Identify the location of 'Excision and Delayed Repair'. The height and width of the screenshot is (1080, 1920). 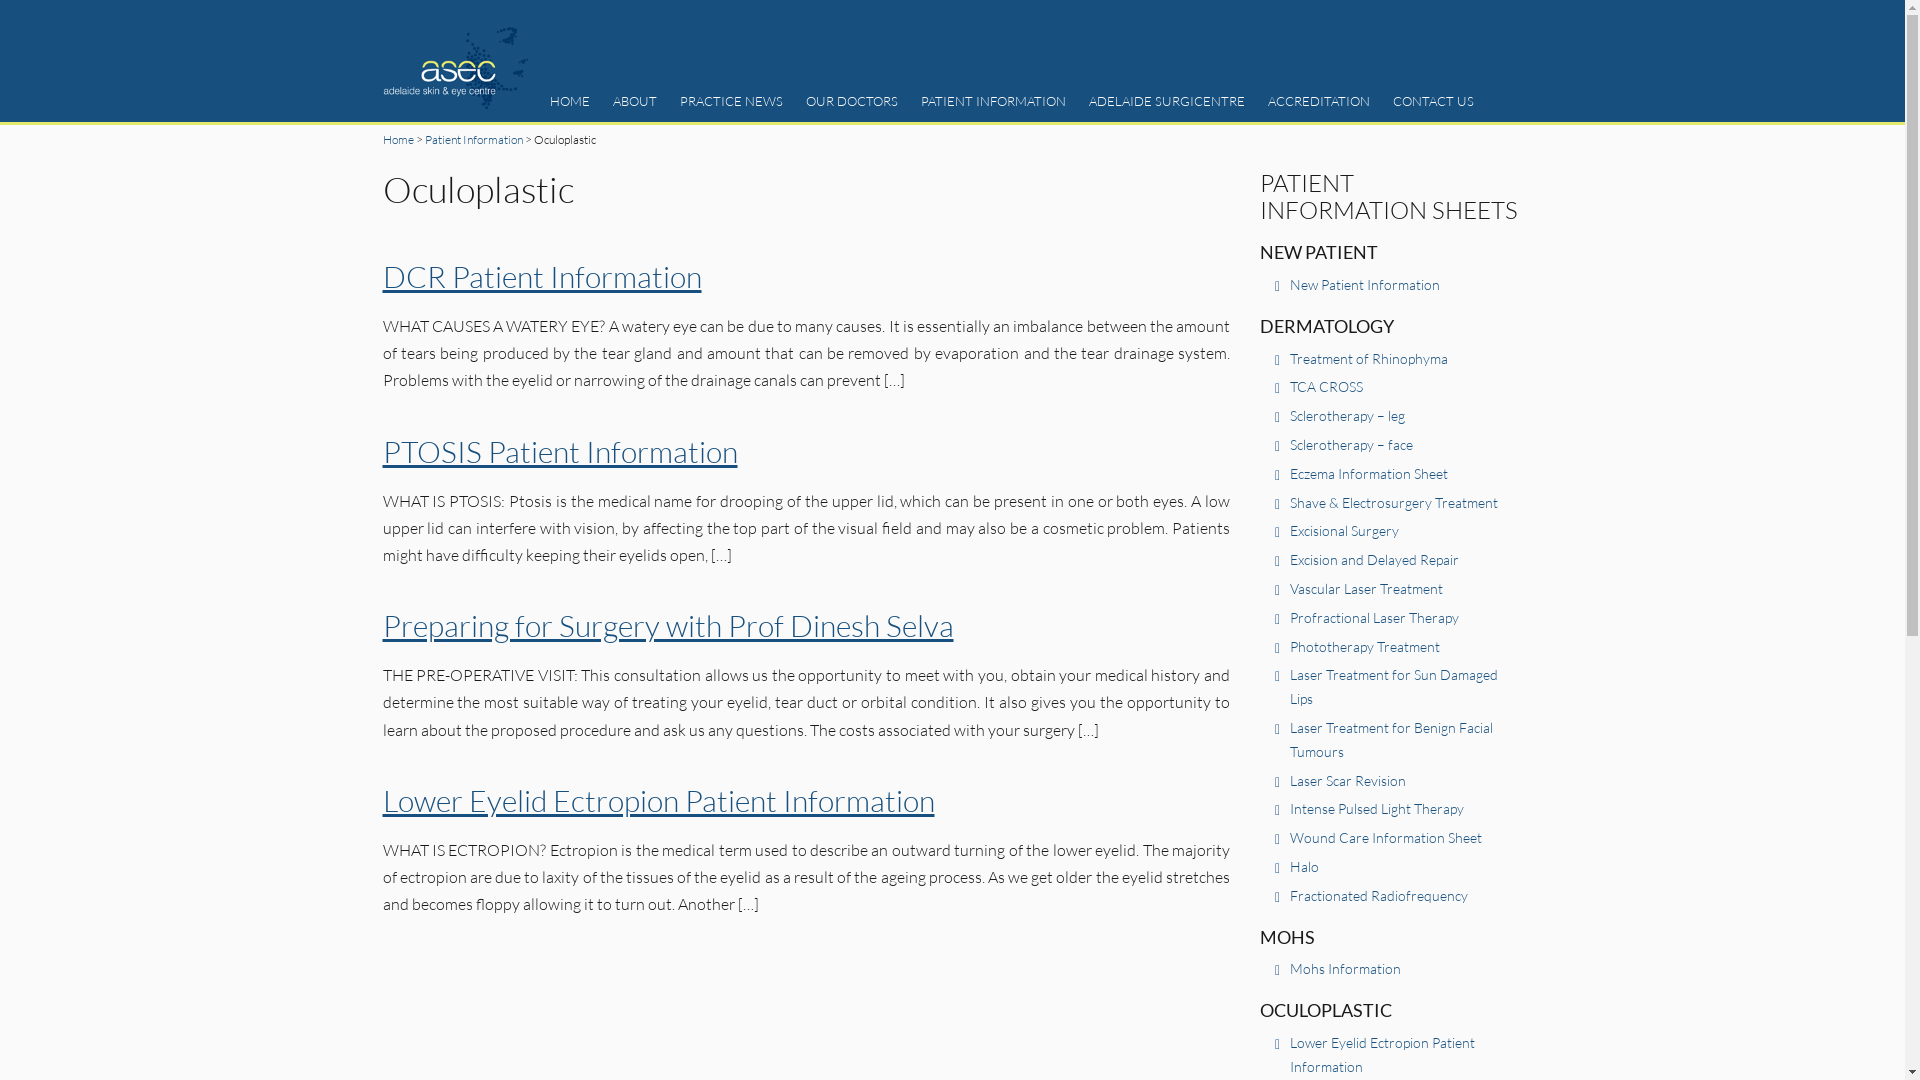
(1373, 559).